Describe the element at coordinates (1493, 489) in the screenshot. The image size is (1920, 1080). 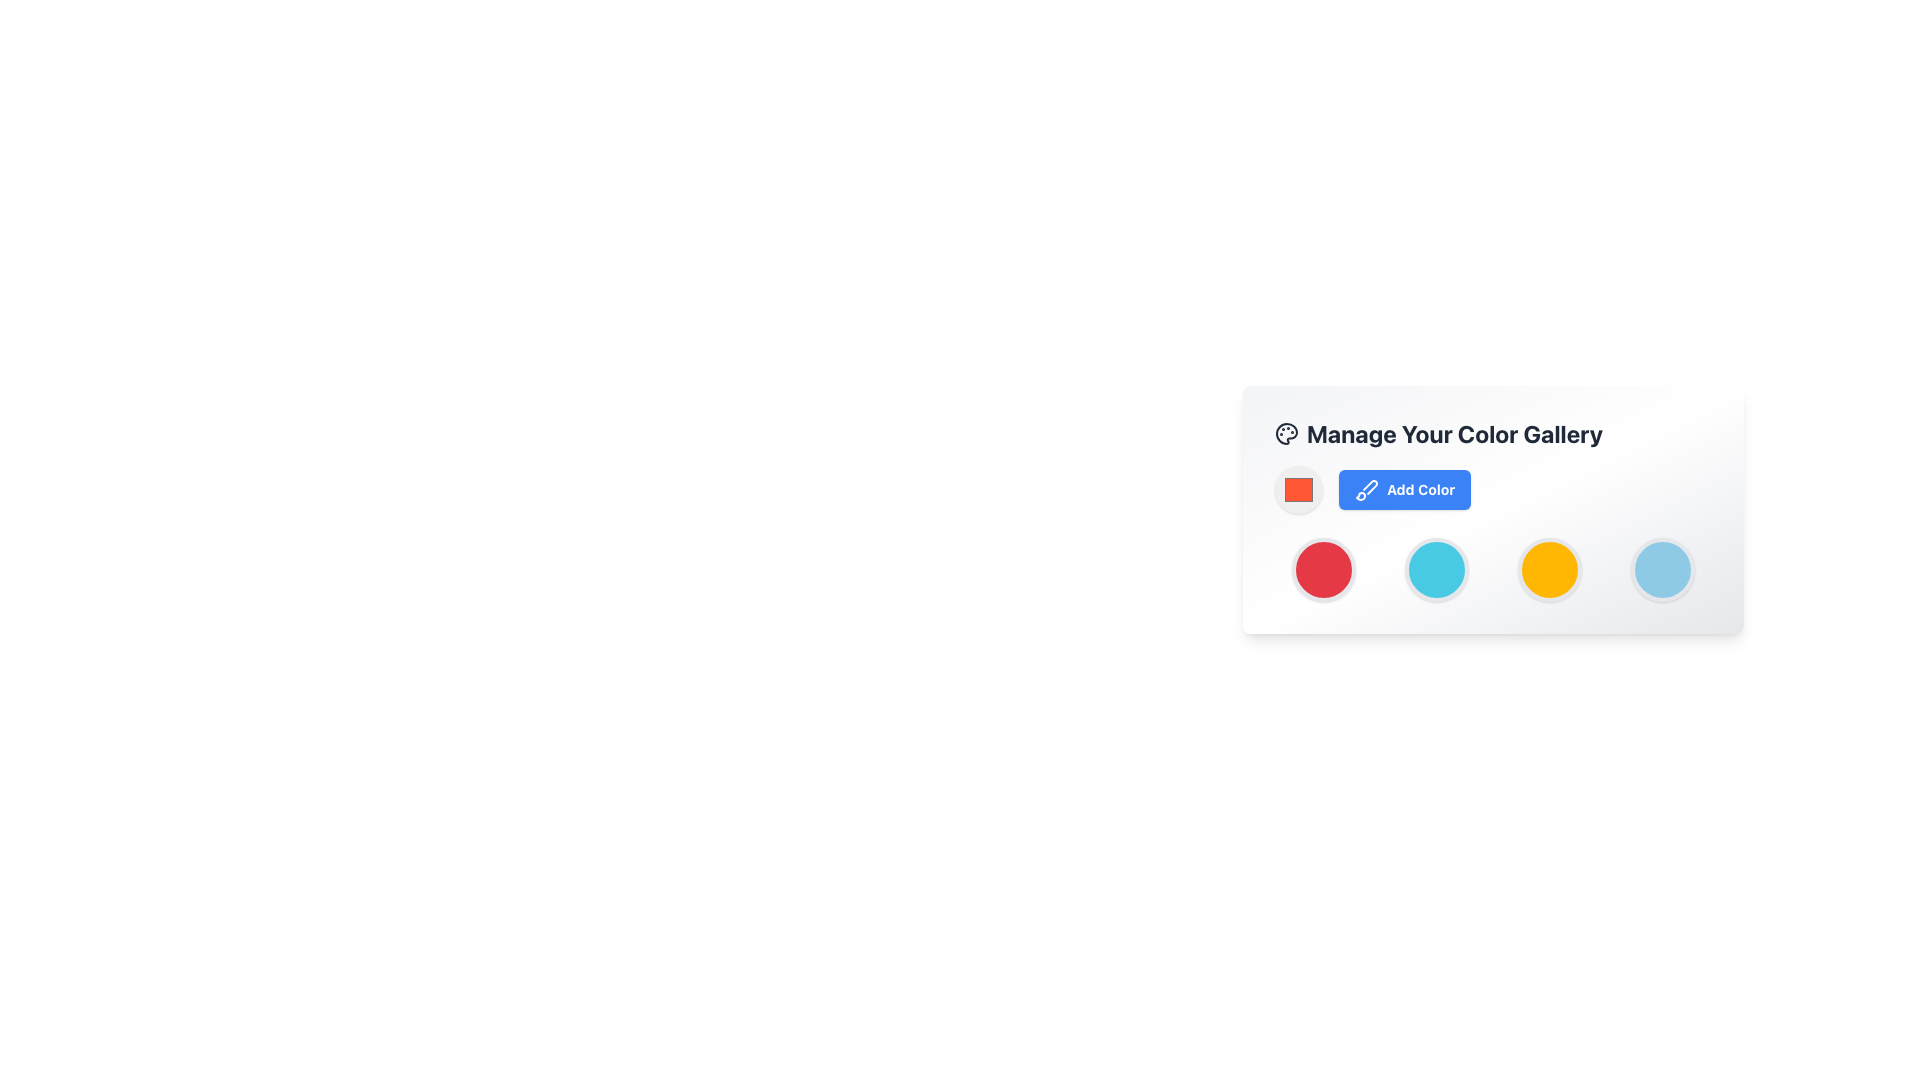
I see `the color display circle in the interactive color selection and confirmation component` at that location.